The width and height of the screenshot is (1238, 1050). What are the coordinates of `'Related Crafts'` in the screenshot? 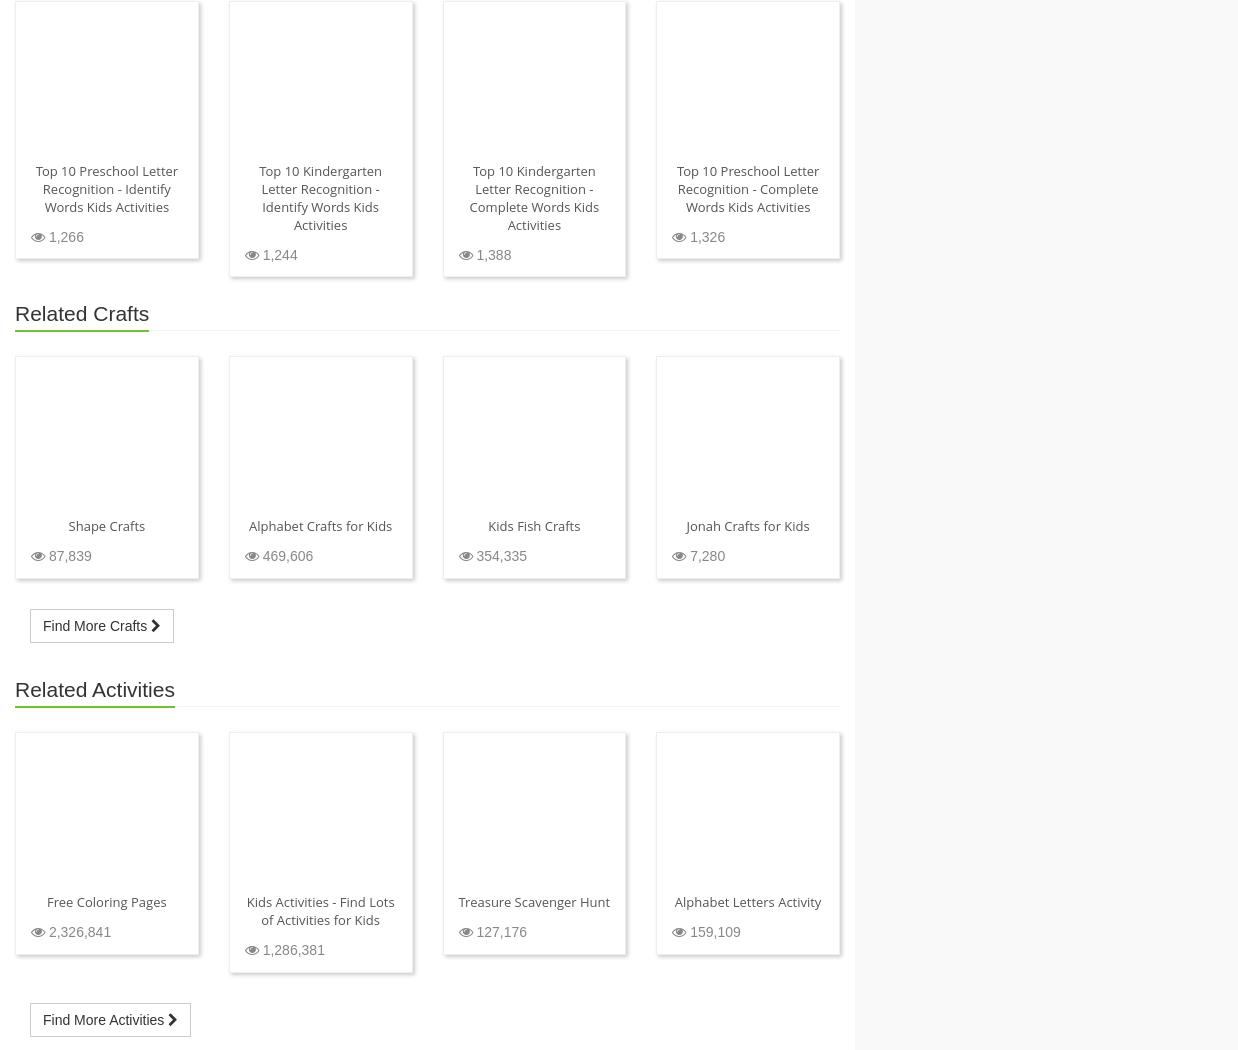 It's located at (80, 313).